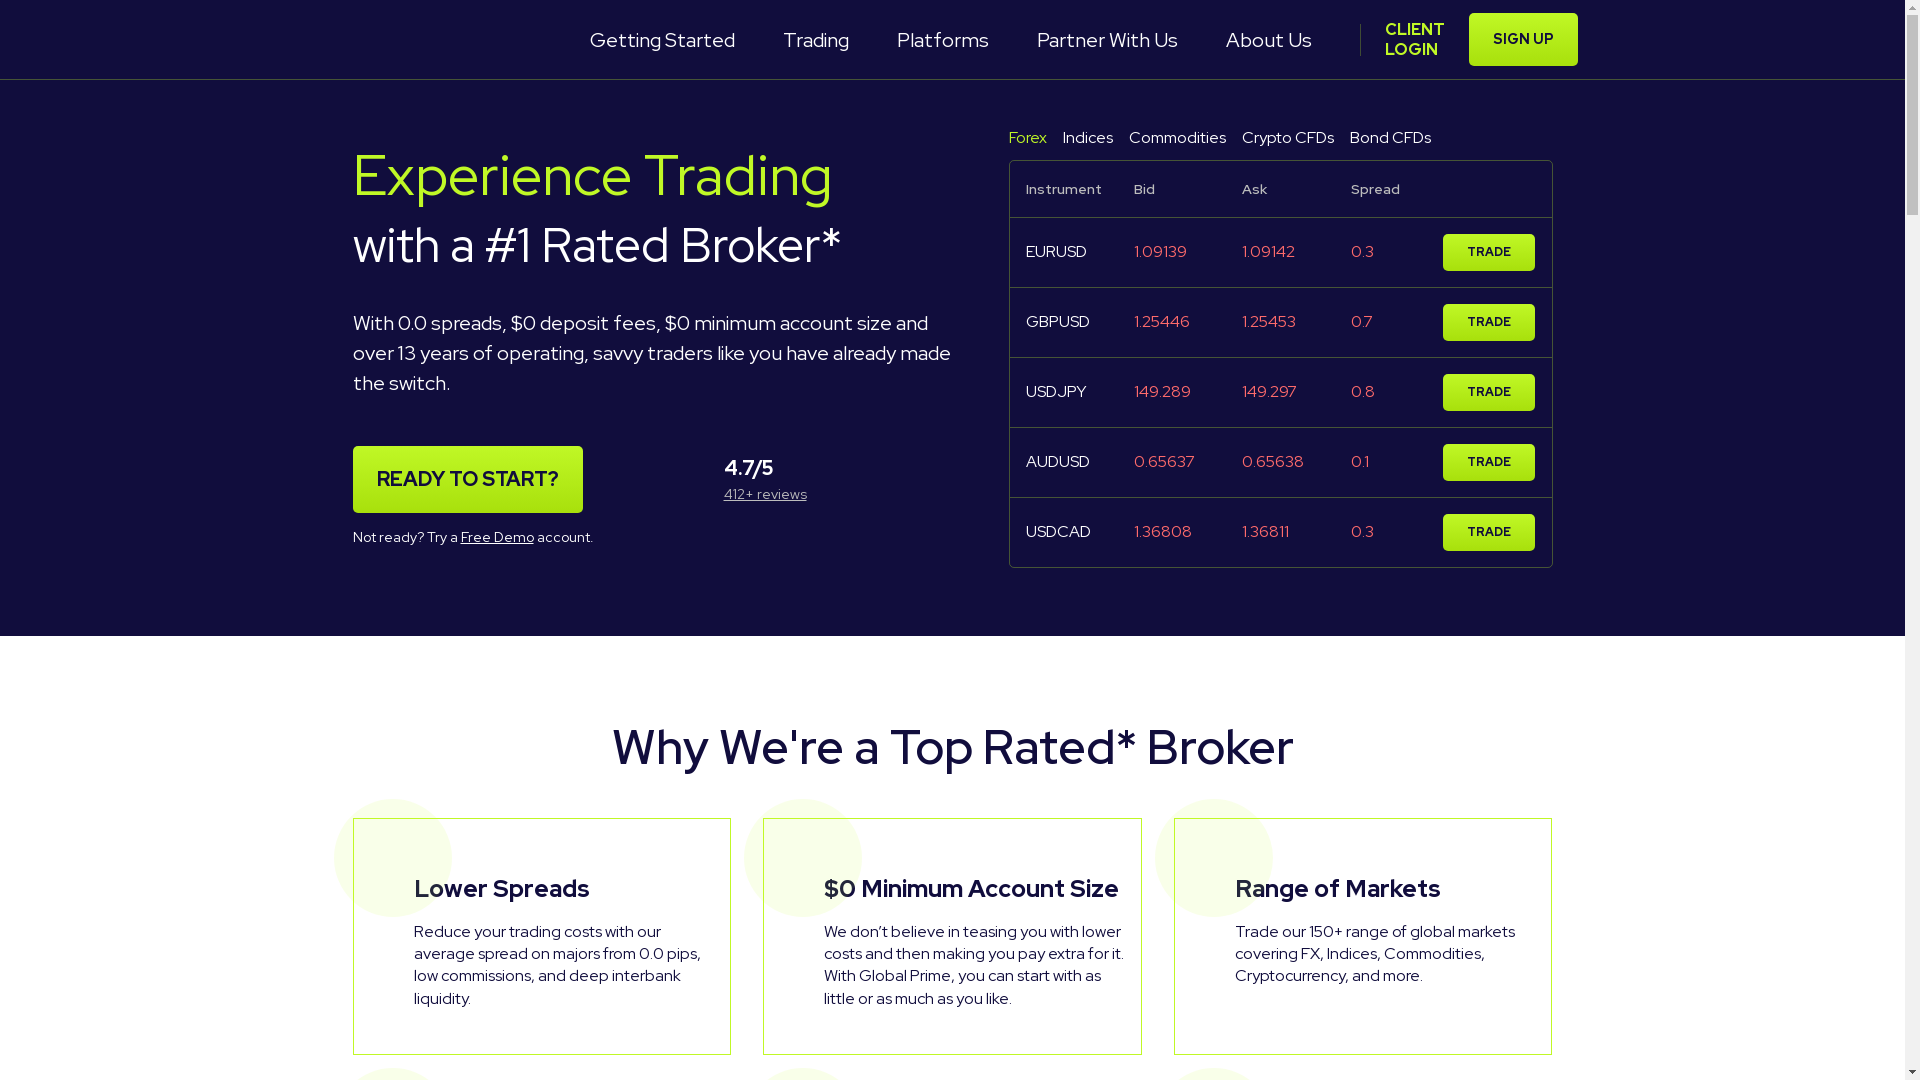 The image size is (1920, 1080). Describe the element at coordinates (1521, 39) in the screenshot. I see `'SIGN UP'` at that location.